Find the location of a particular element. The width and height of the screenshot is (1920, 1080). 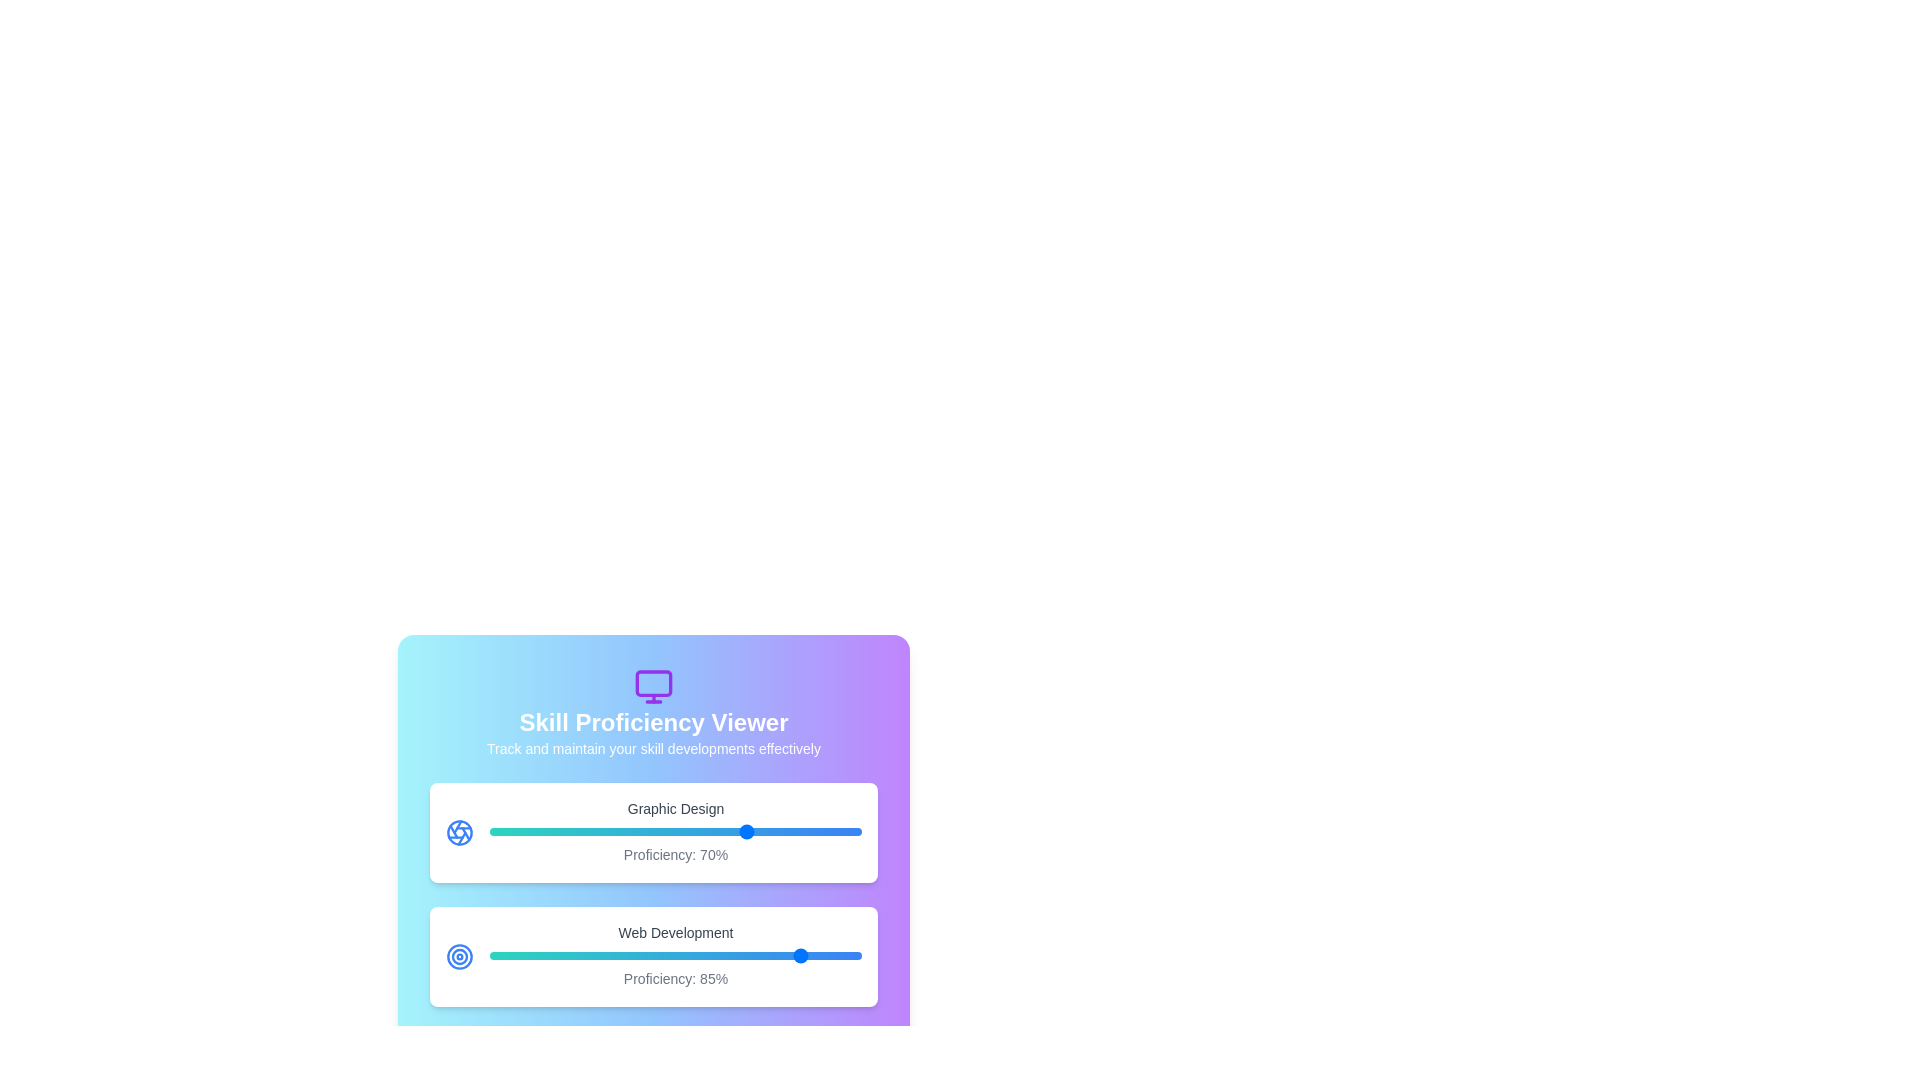

the icon next to Web Development to interact is located at coordinates (459, 955).